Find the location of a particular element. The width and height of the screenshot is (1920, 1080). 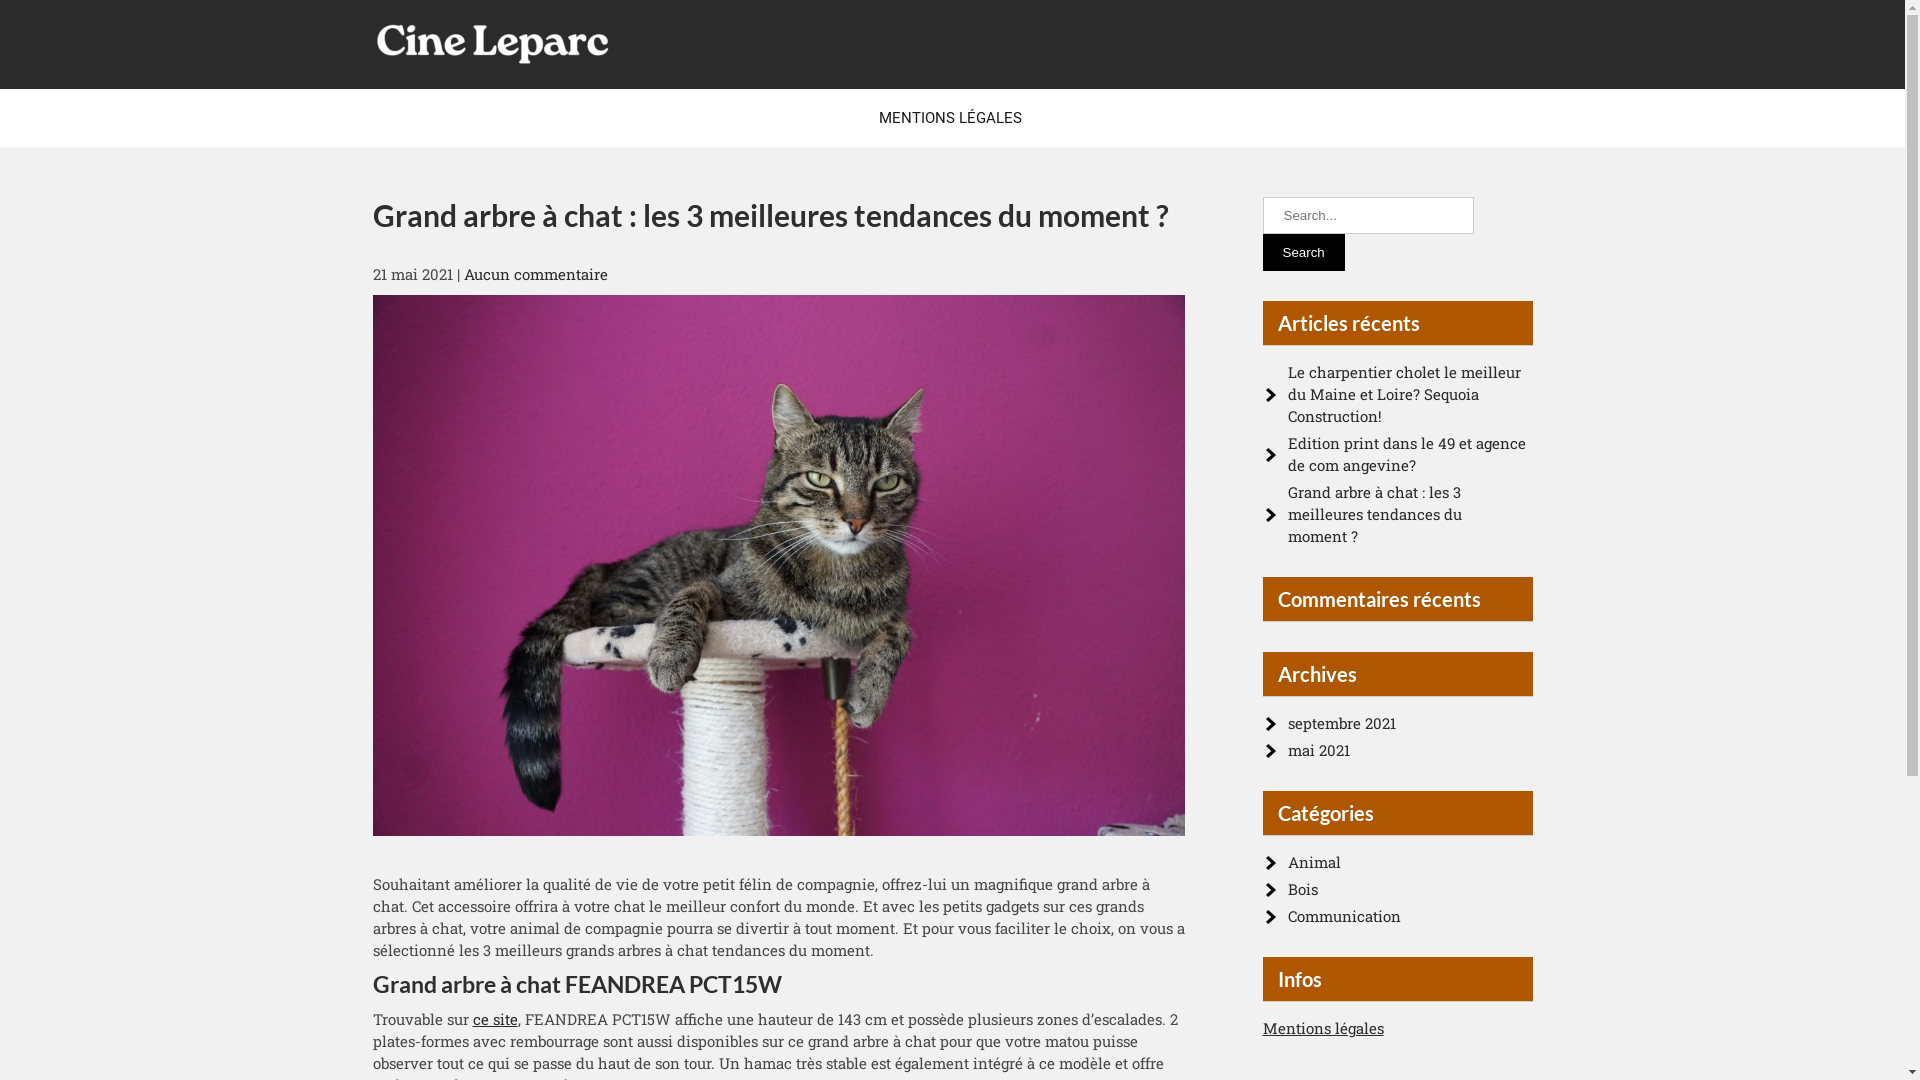

'Edition print dans le 49 et agence de com angevine?' is located at coordinates (1405, 454).